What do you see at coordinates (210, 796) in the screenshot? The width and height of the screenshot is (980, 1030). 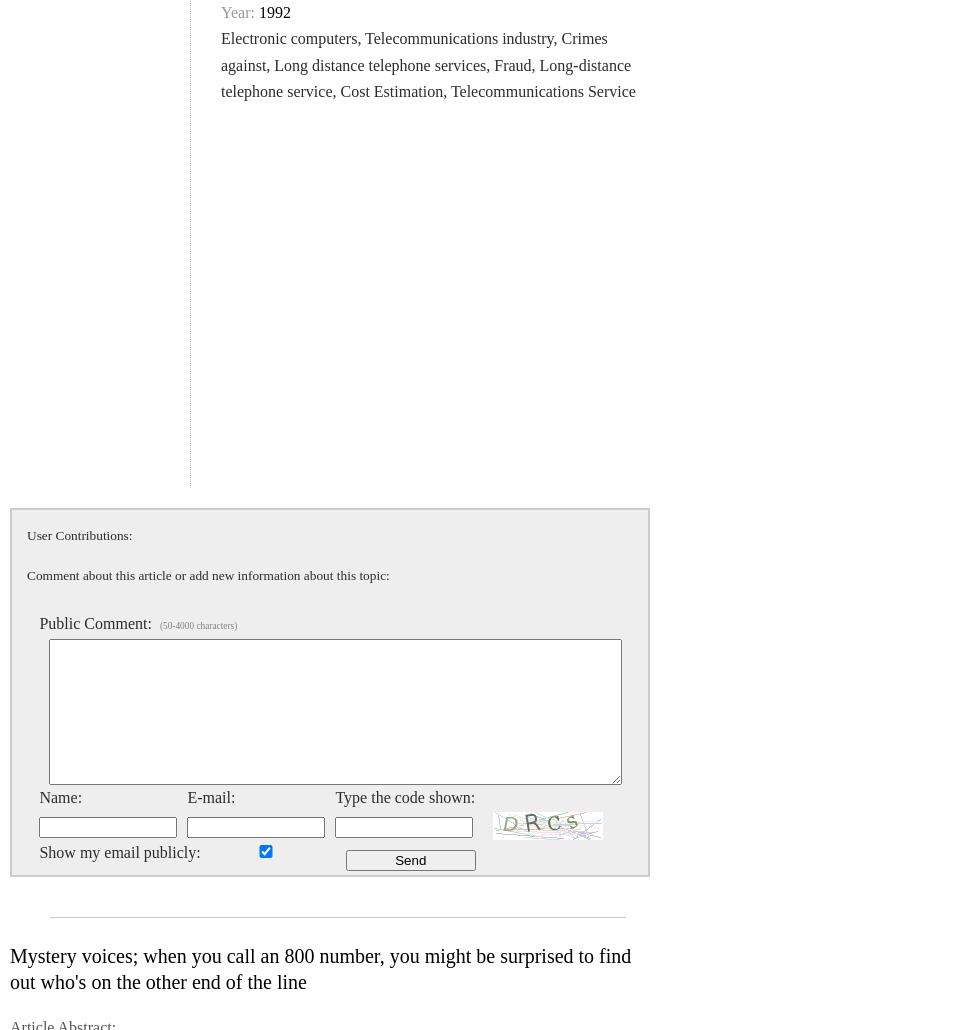 I see `'E-mail:'` at bounding box center [210, 796].